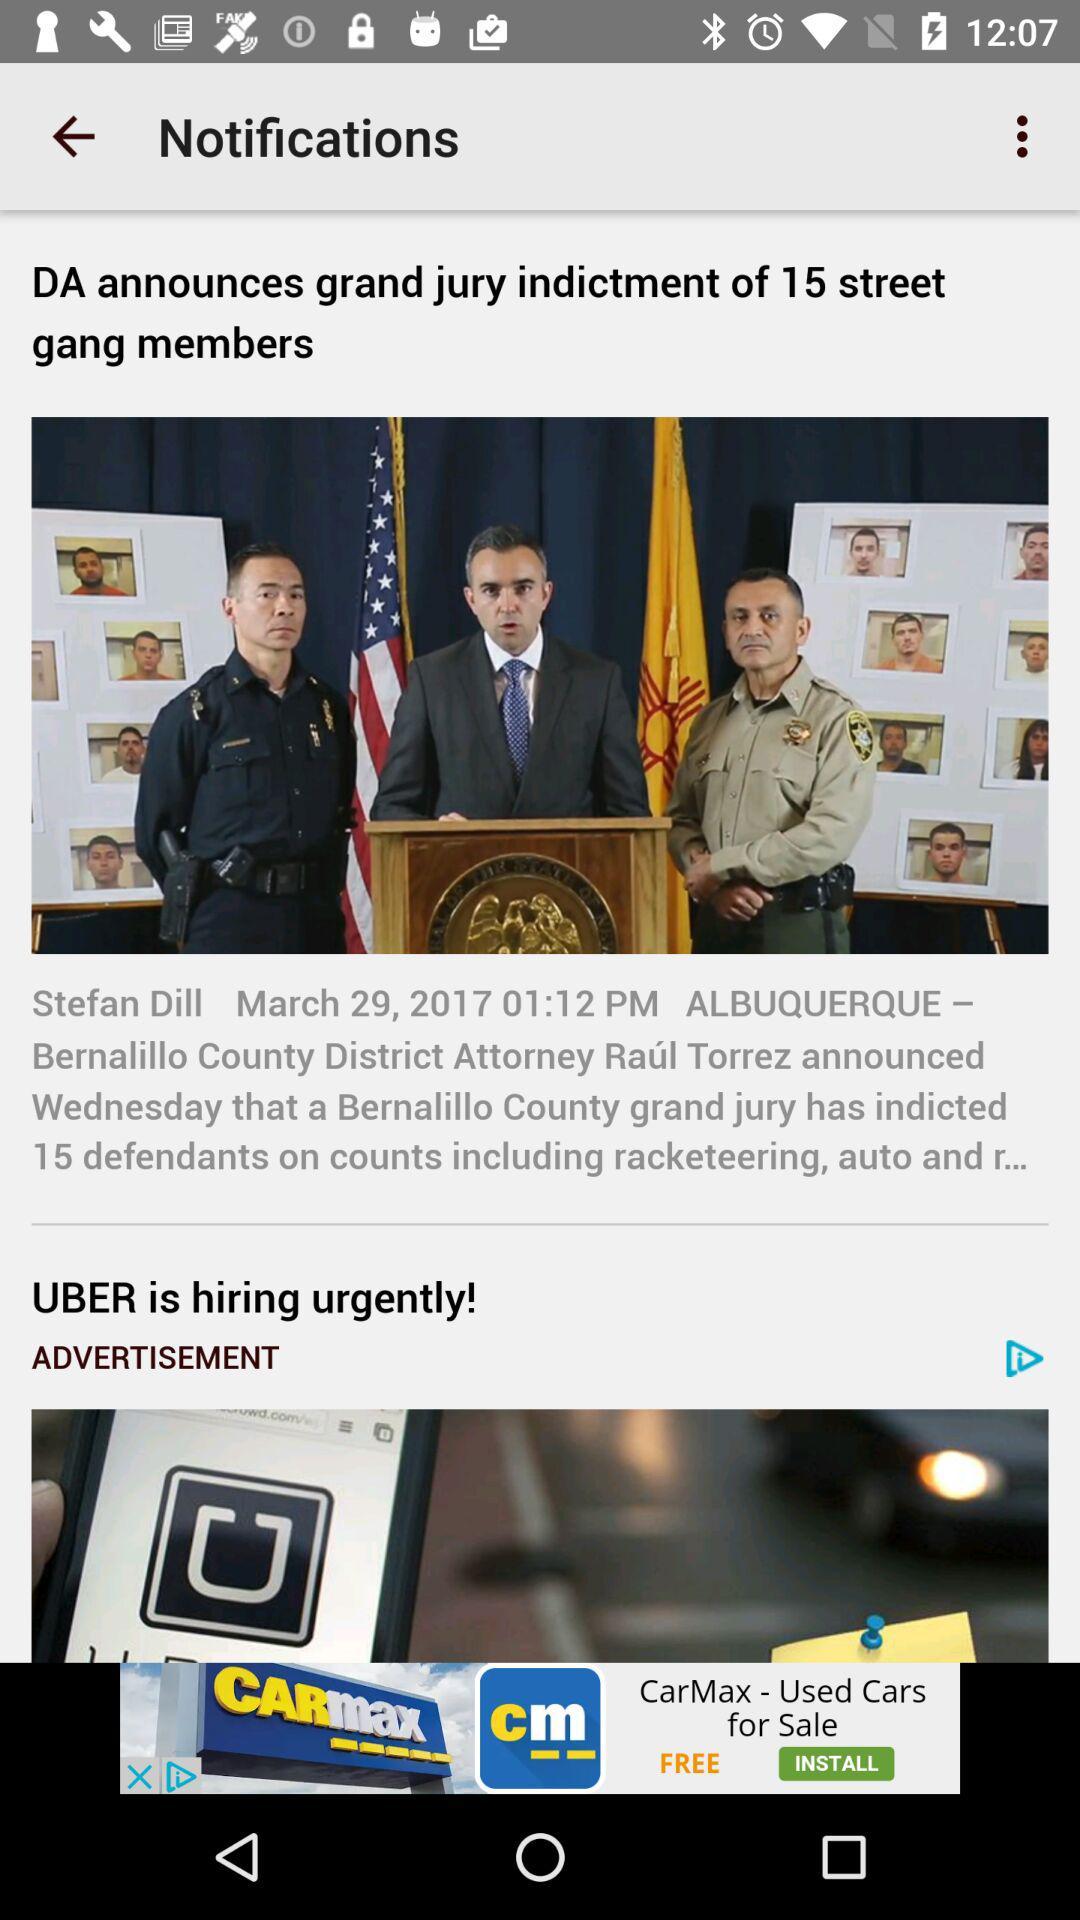 This screenshot has width=1080, height=1920. What do you see at coordinates (1027, 135) in the screenshot?
I see `the icon at the top right corner` at bounding box center [1027, 135].